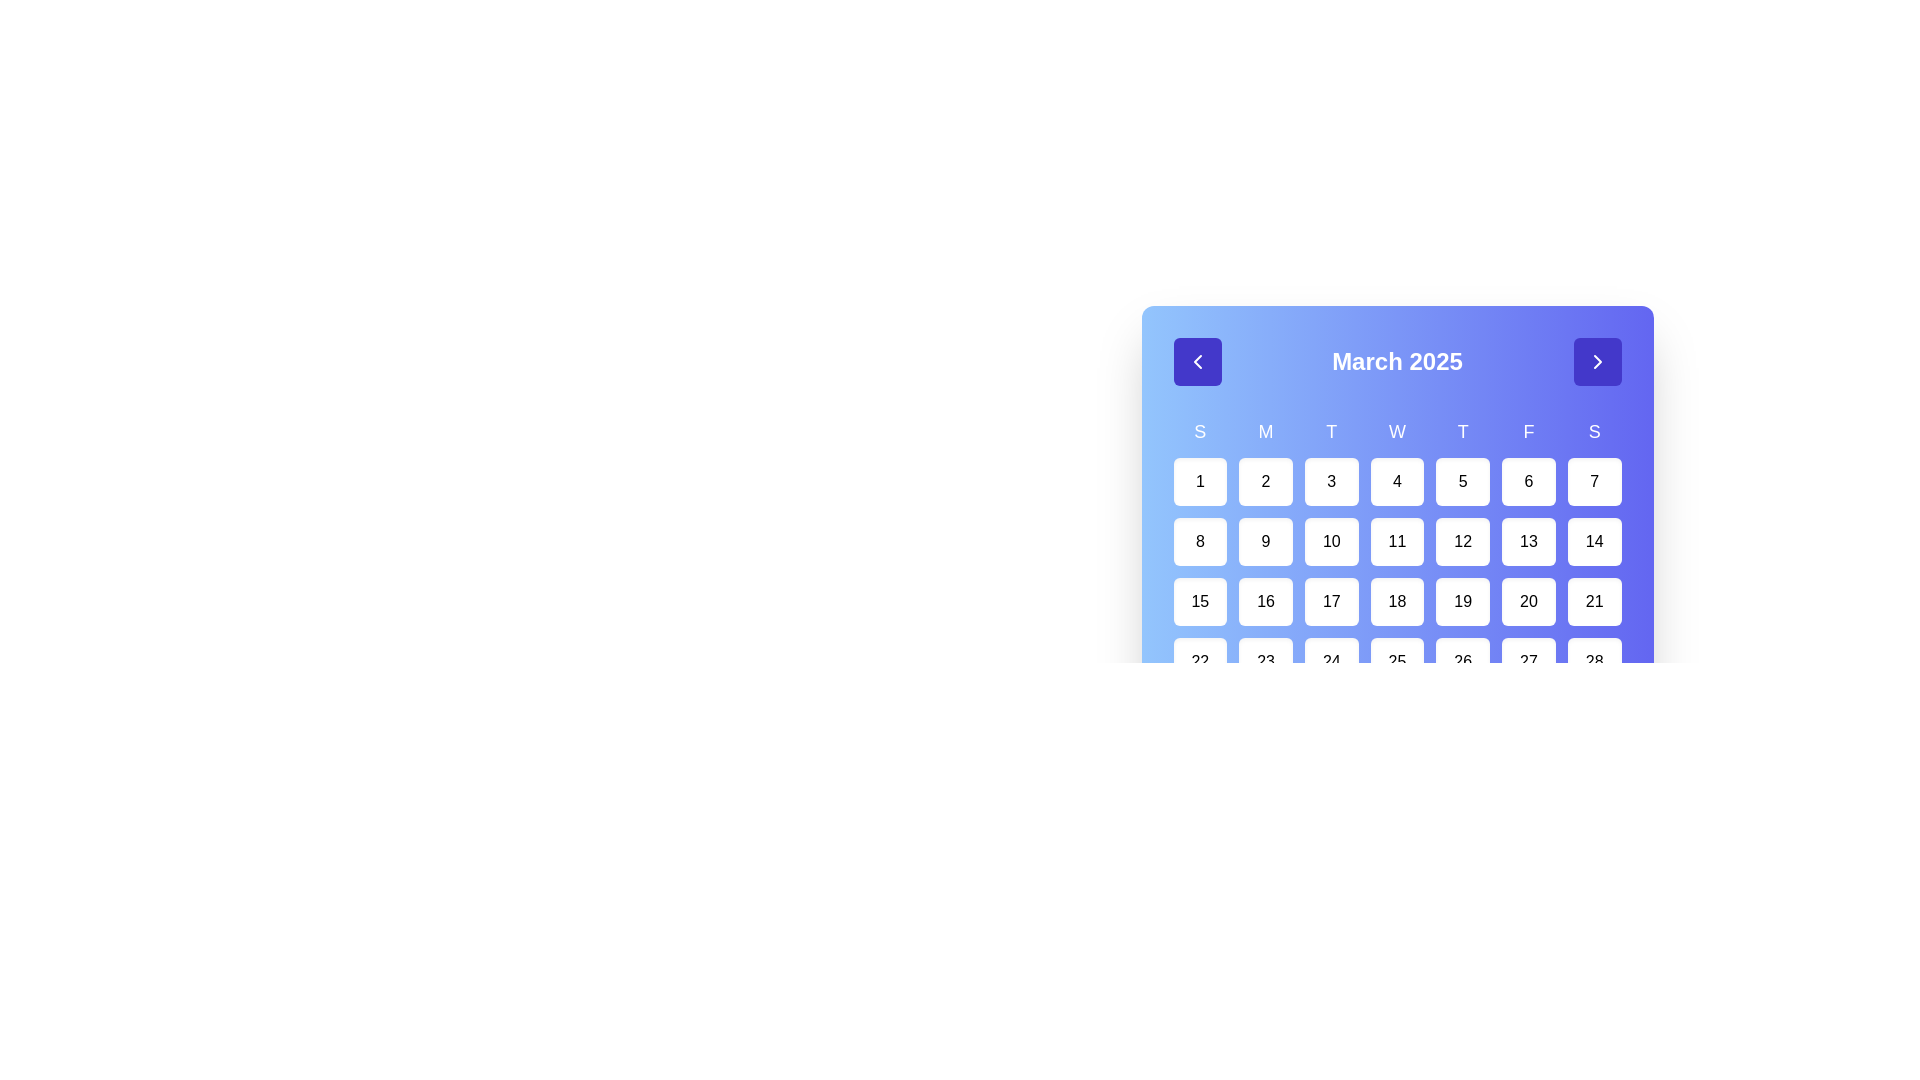 The image size is (1920, 1080). Describe the element at coordinates (1197, 362) in the screenshot. I see `the deep indigo button with a white leftward chevron icon` at that location.